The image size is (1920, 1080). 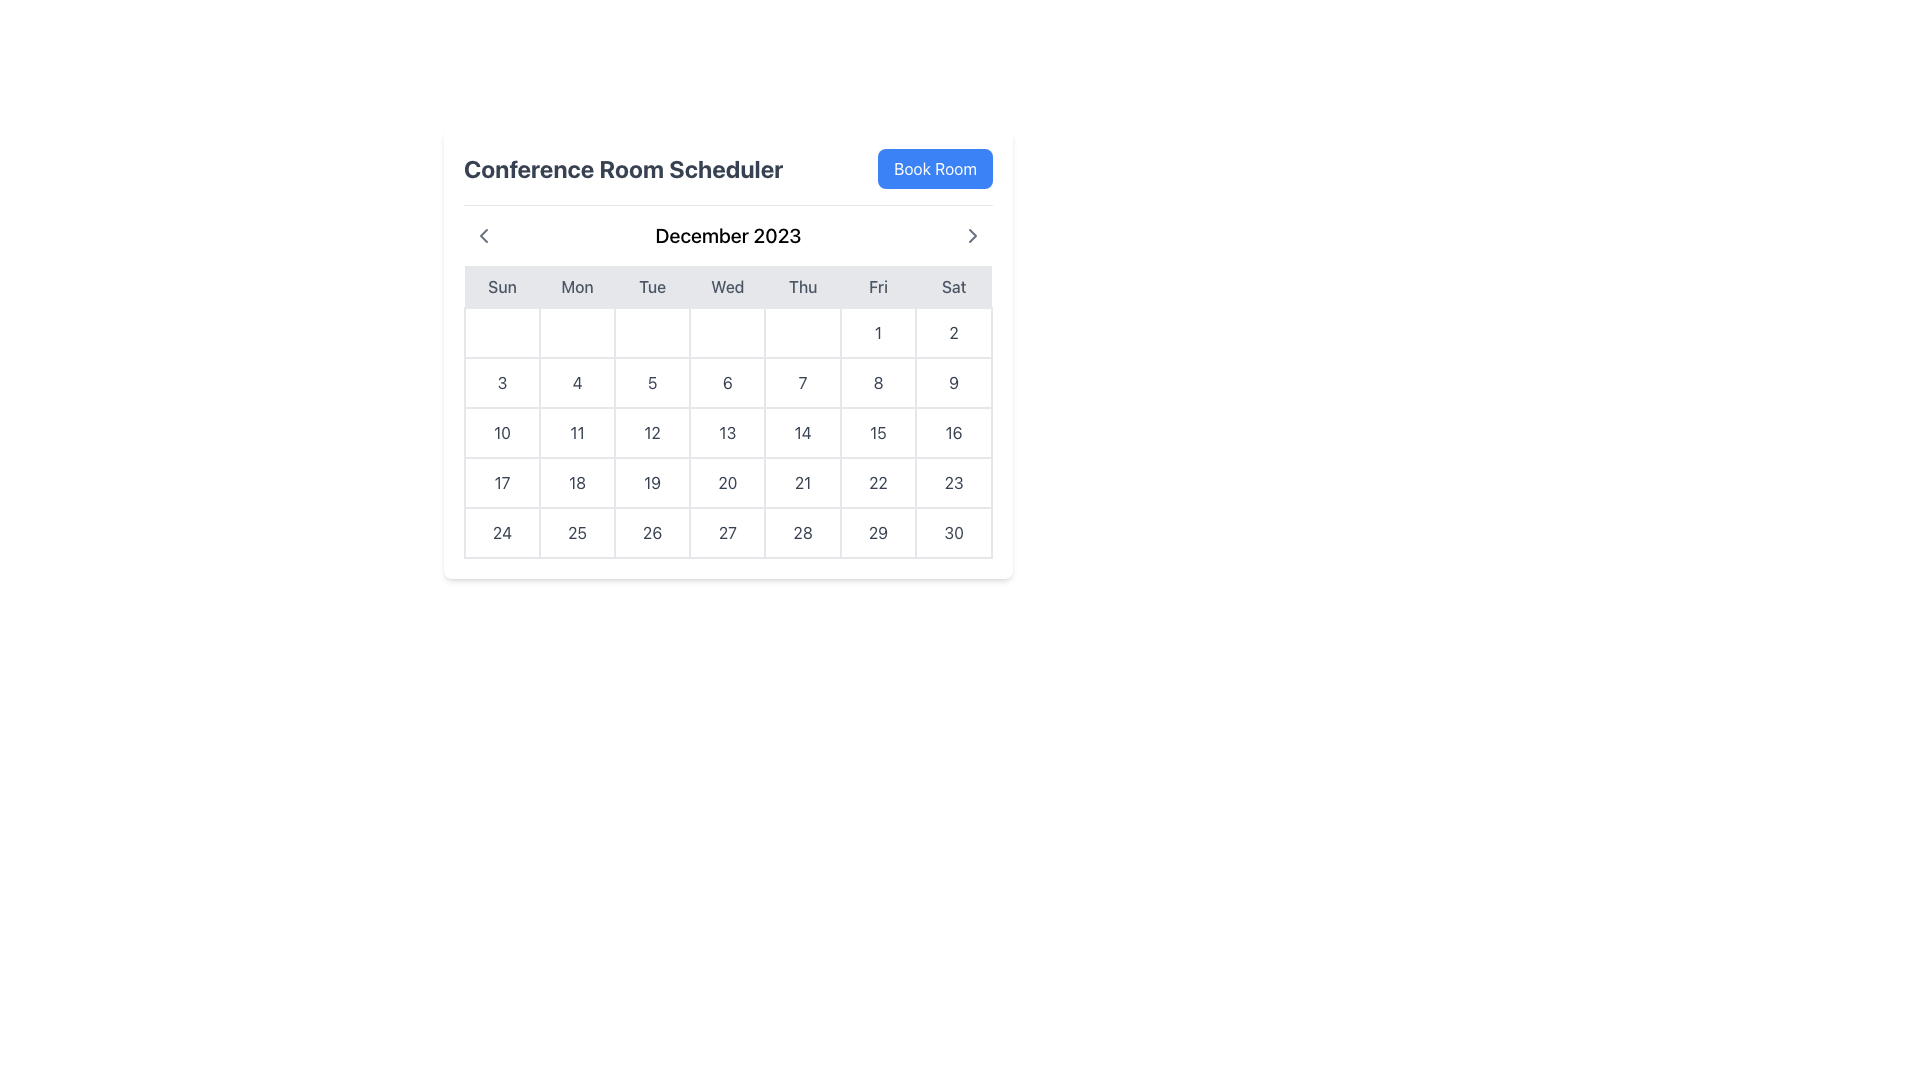 What do you see at coordinates (878, 382) in the screenshot?
I see `the button displaying the digit '8'` at bounding box center [878, 382].